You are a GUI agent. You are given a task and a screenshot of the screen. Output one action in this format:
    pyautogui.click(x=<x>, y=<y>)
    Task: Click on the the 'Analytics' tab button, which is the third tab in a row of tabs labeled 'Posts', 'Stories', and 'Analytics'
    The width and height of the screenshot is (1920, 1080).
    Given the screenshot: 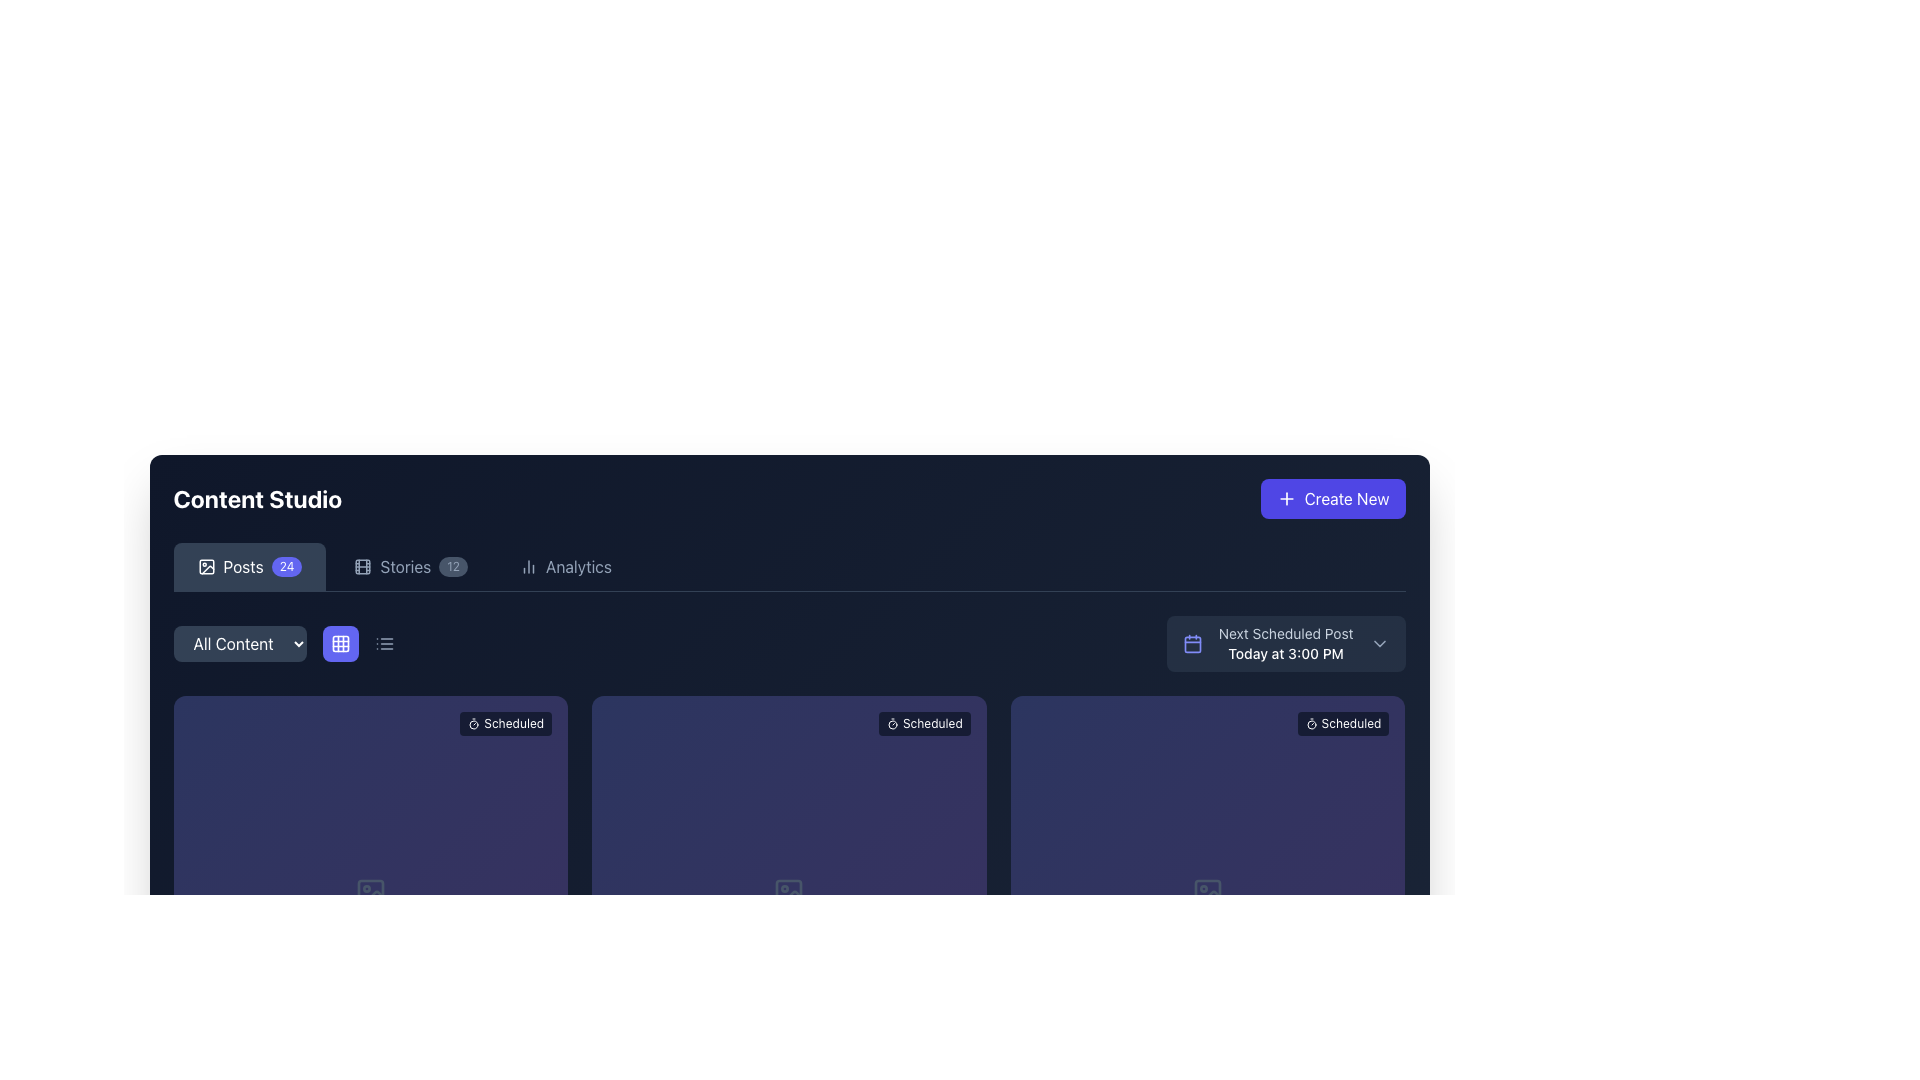 What is the action you would take?
    pyautogui.click(x=565, y=567)
    